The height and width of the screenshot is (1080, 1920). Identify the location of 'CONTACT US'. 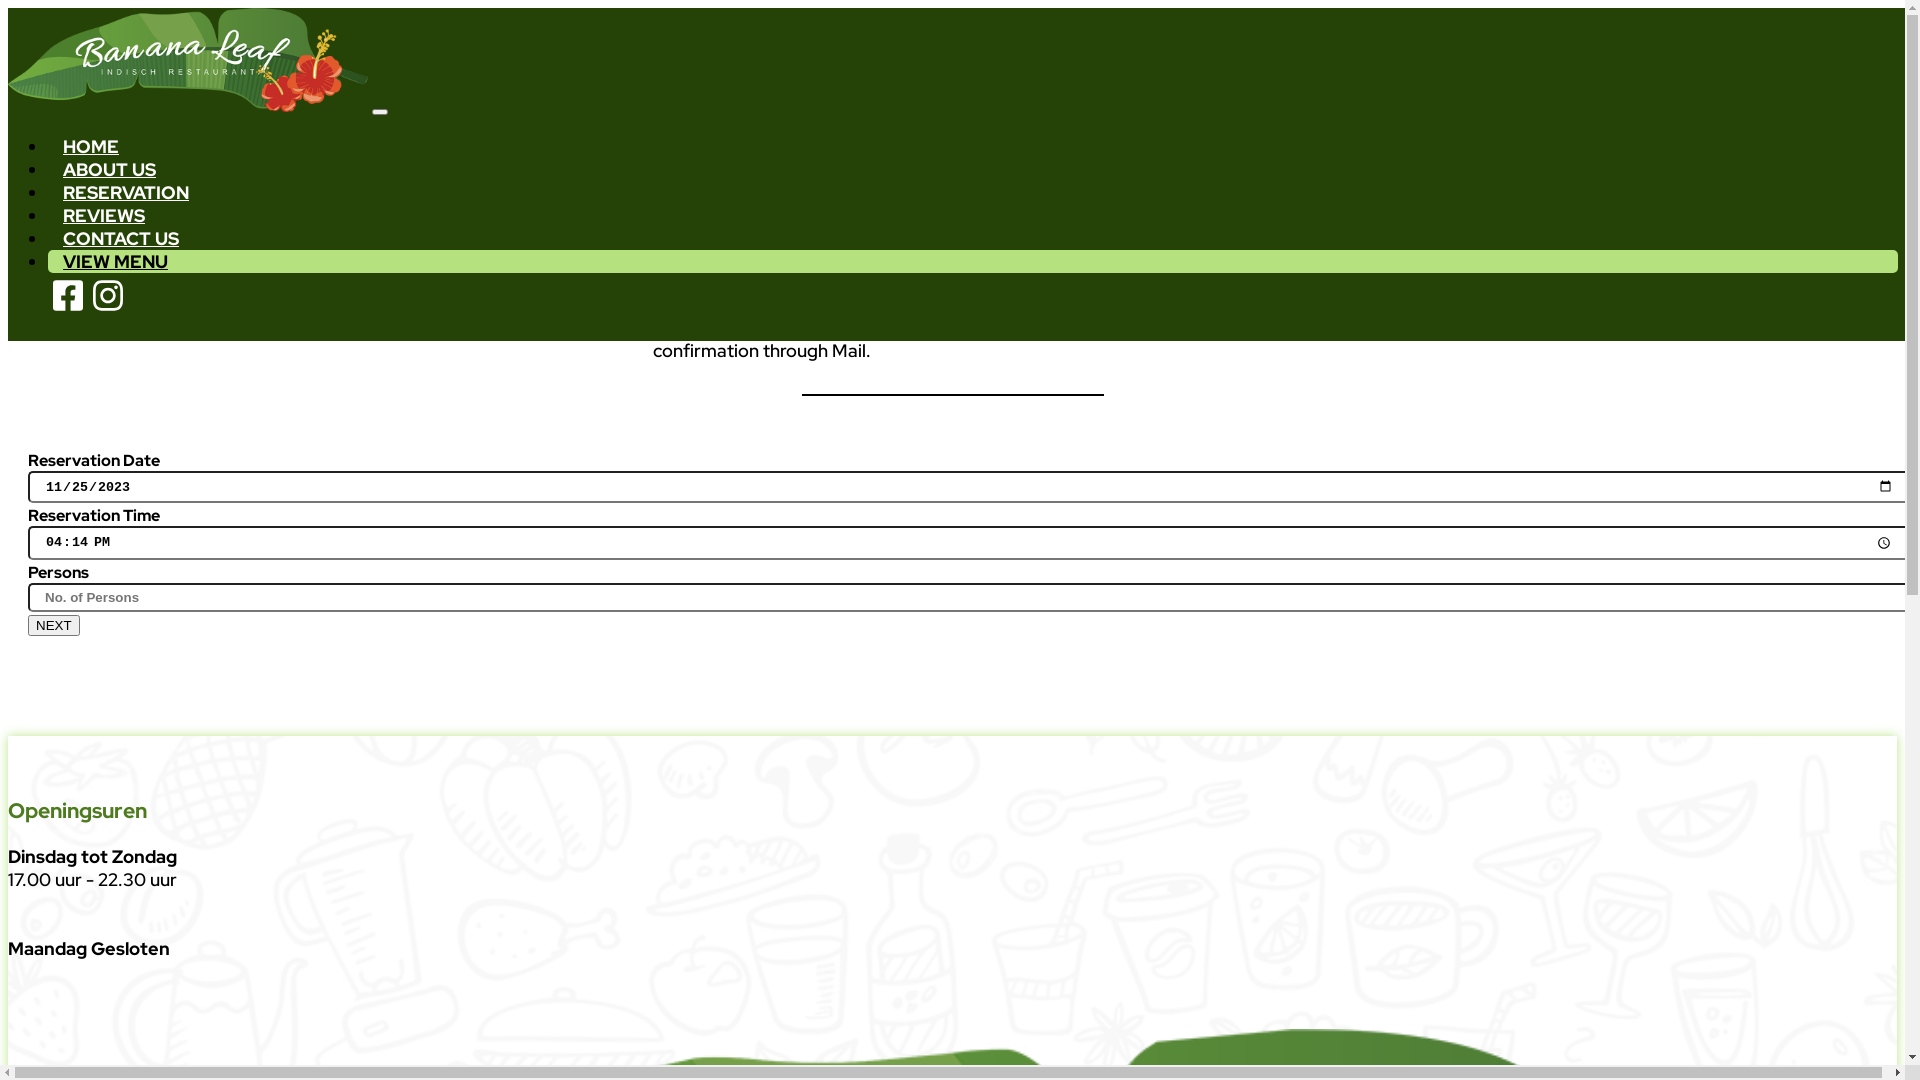
(48, 237).